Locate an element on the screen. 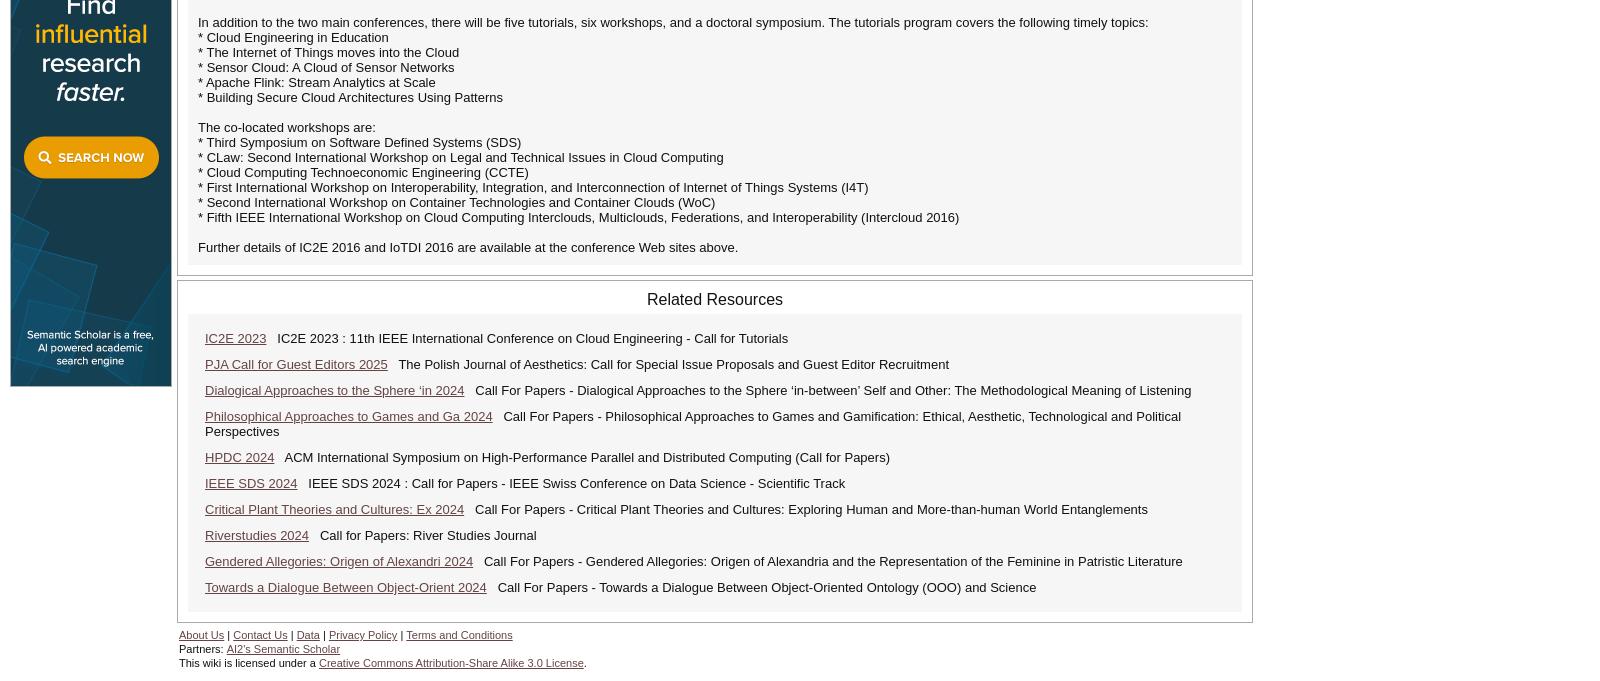 The width and height of the screenshot is (1600, 681). '* Apache Flink: Stream Analytics at Scale' is located at coordinates (316, 81).